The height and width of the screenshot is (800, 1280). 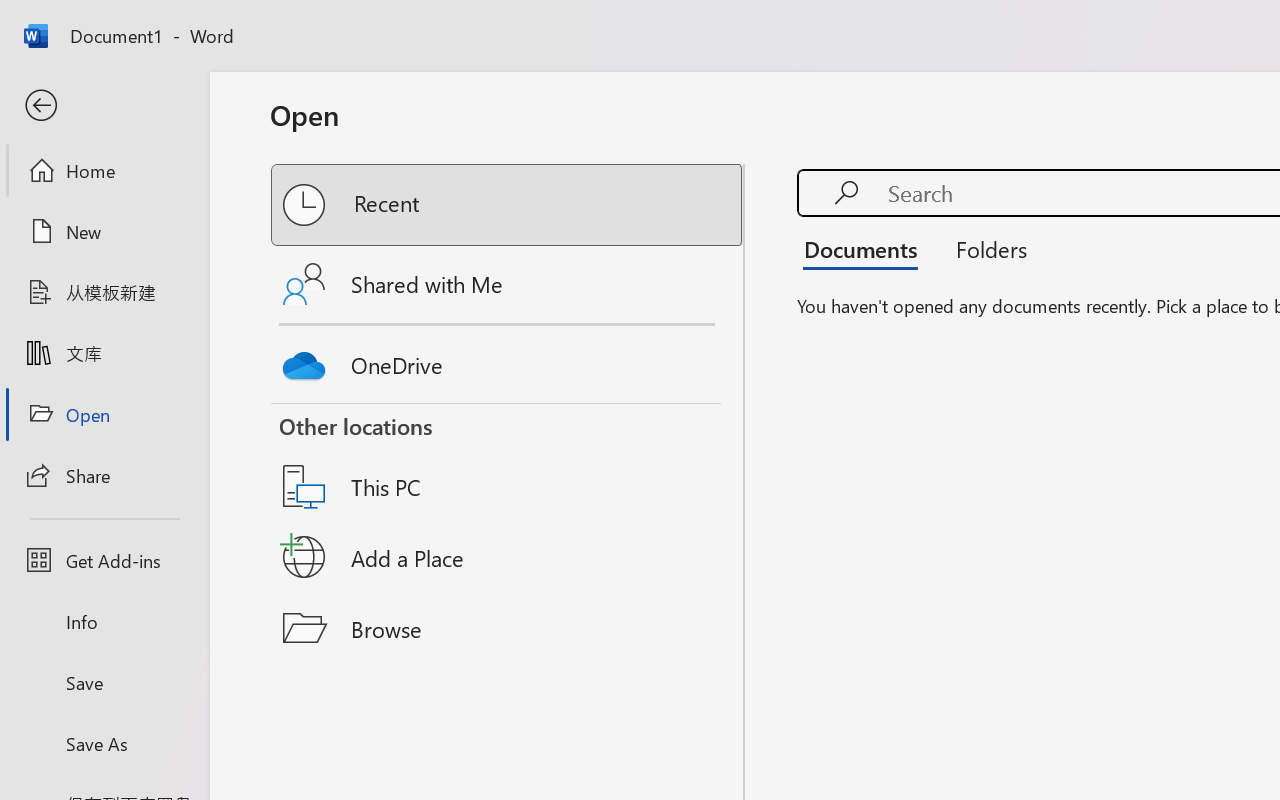 I want to click on 'Back', so click(x=103, y=105).